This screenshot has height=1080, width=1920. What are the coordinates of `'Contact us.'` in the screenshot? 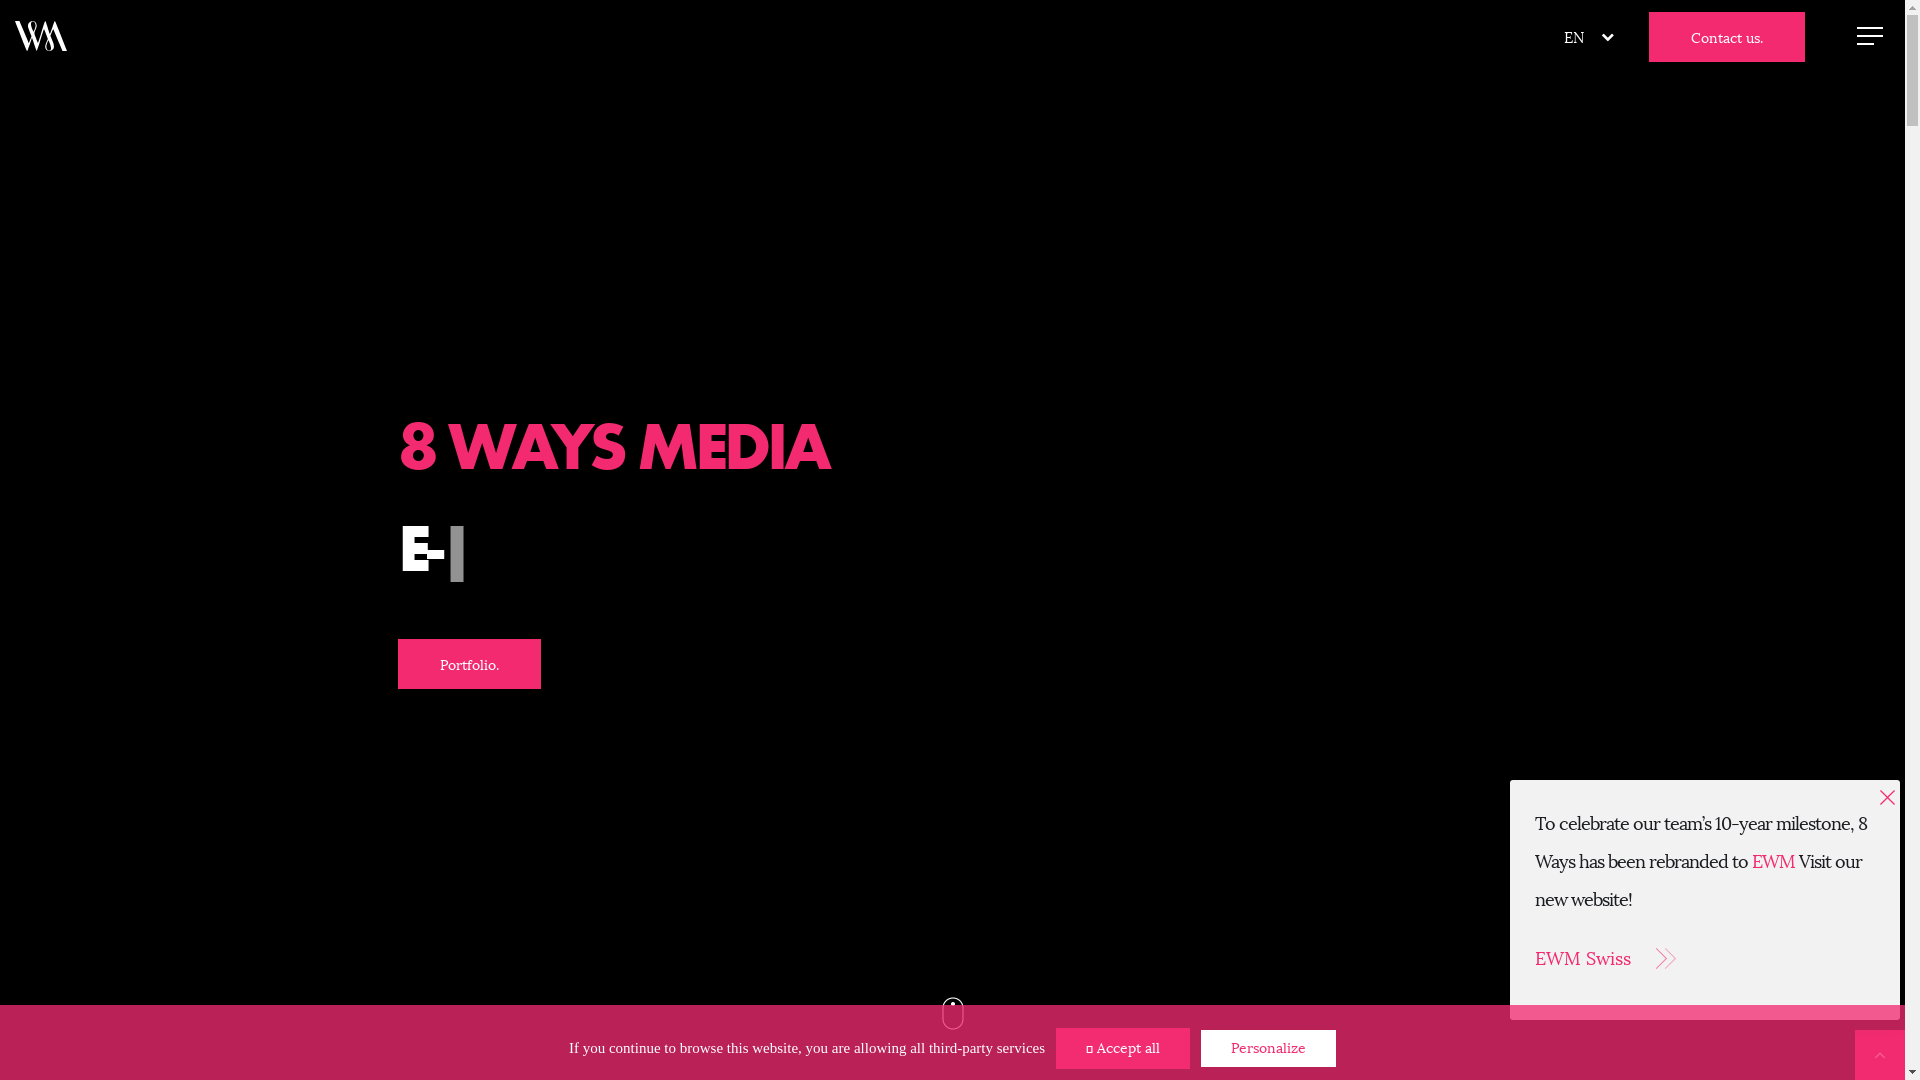 It's located at (1726, 37).